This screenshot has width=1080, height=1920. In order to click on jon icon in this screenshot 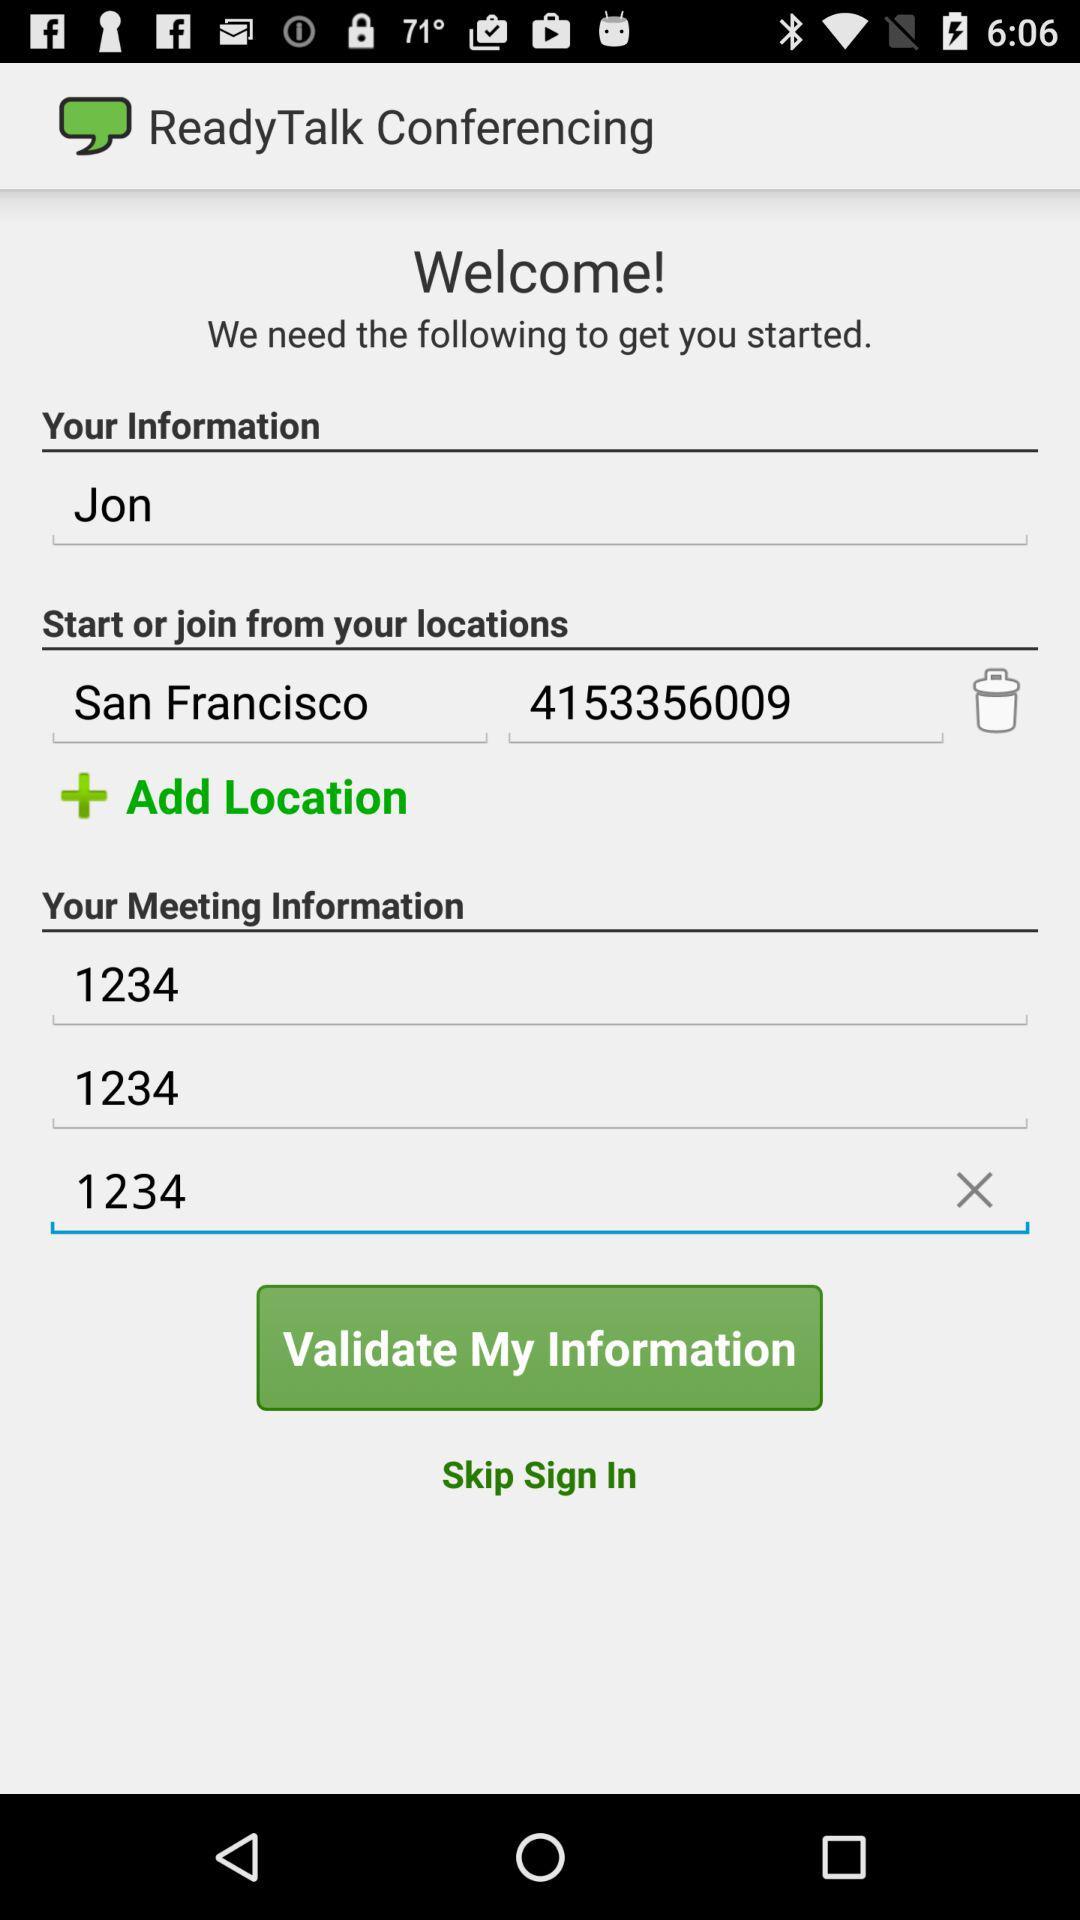, I will do `click(540, 504)`.